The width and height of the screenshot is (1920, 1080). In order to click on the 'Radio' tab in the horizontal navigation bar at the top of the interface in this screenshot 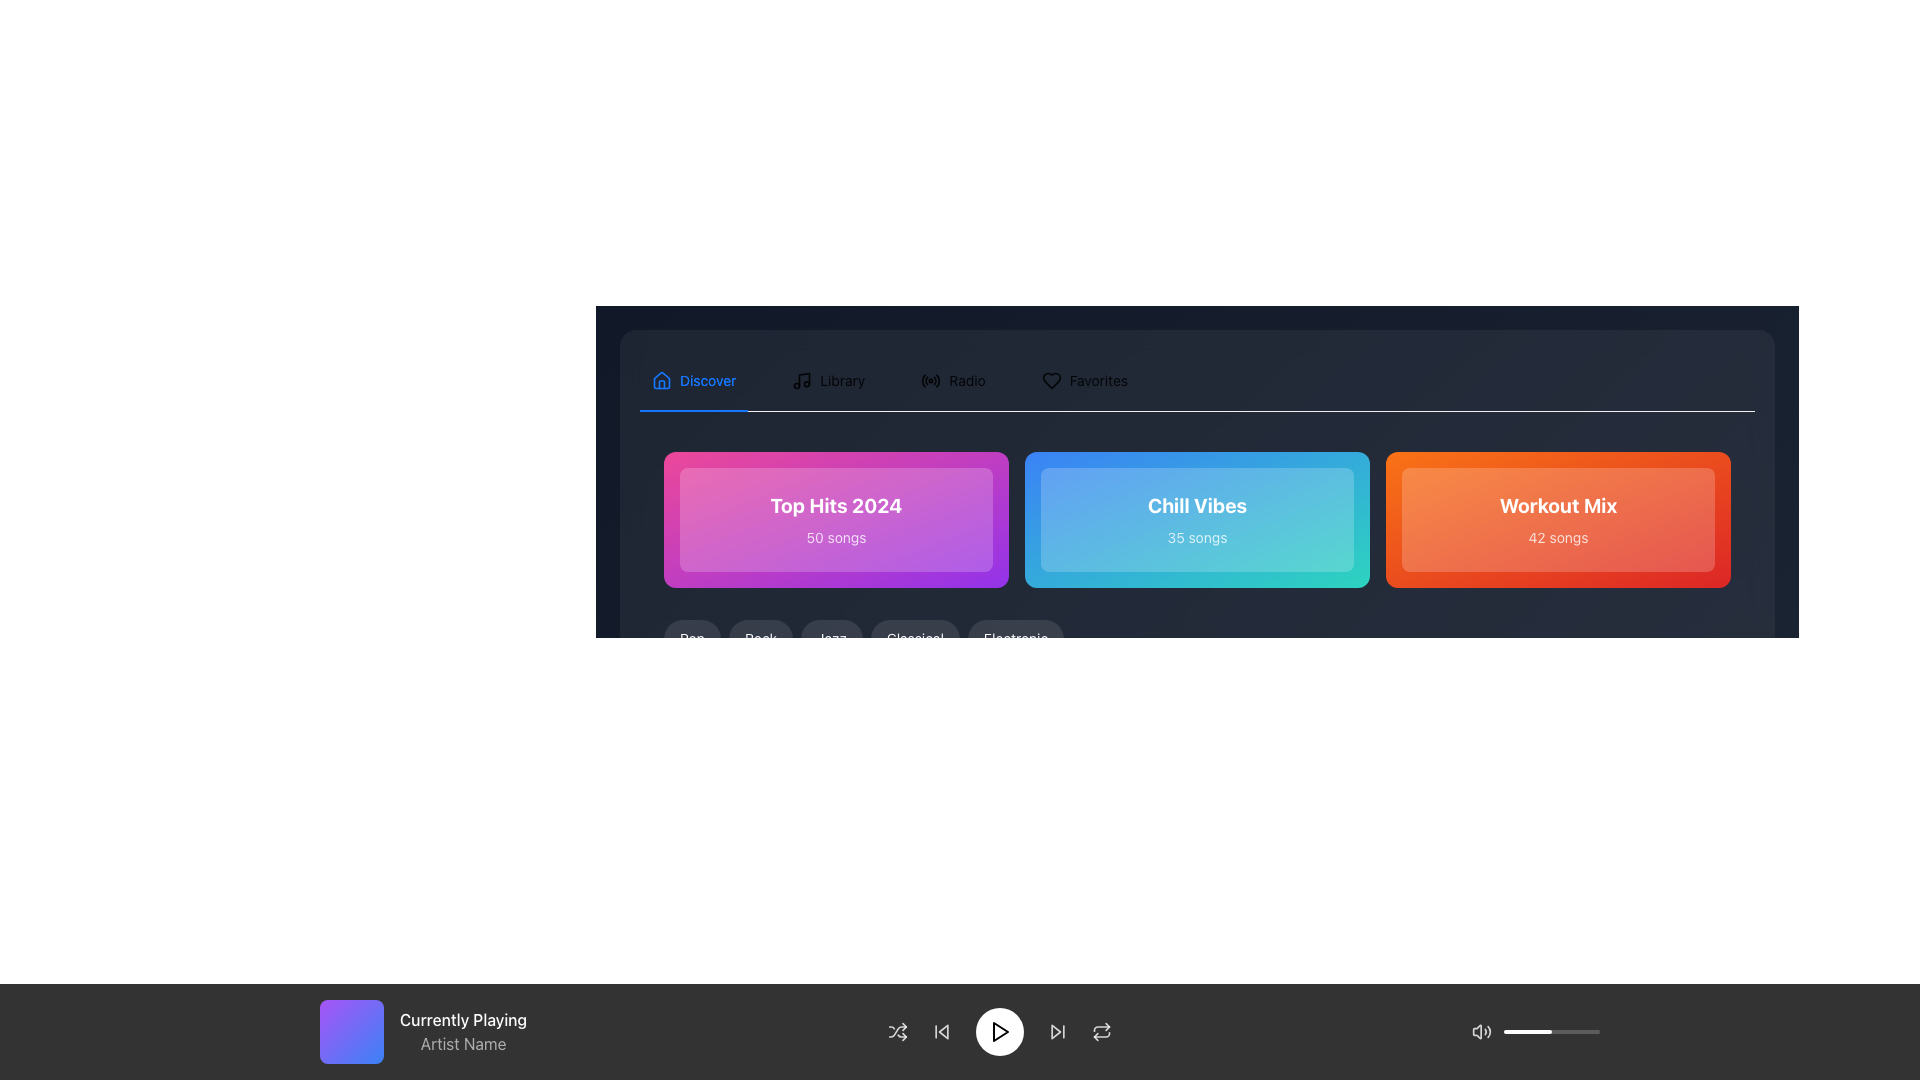, I will do `click(952, 381)`.